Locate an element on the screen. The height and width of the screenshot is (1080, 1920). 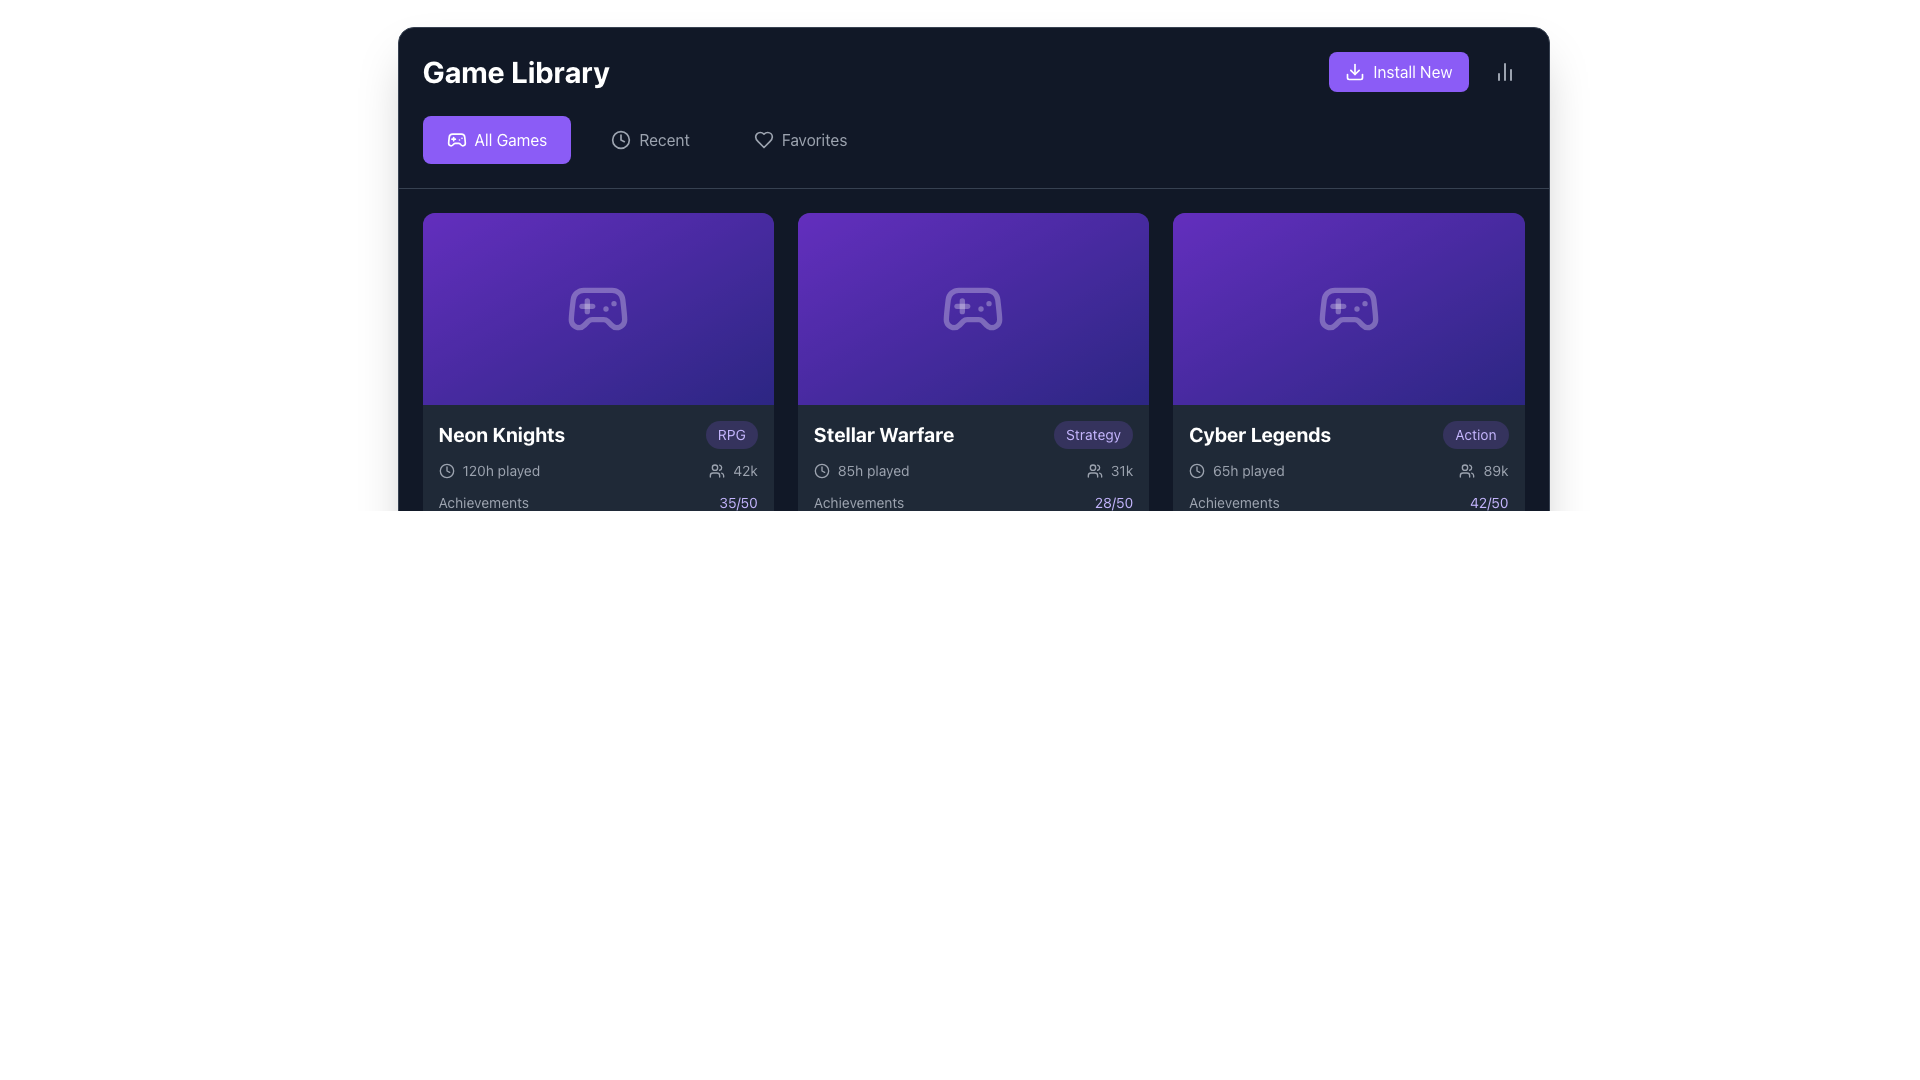
the user count icon located to the left of the text '89k' in the bottom-right corner of the 'Cyber Legends' card is located at coordinates (1467, 470).